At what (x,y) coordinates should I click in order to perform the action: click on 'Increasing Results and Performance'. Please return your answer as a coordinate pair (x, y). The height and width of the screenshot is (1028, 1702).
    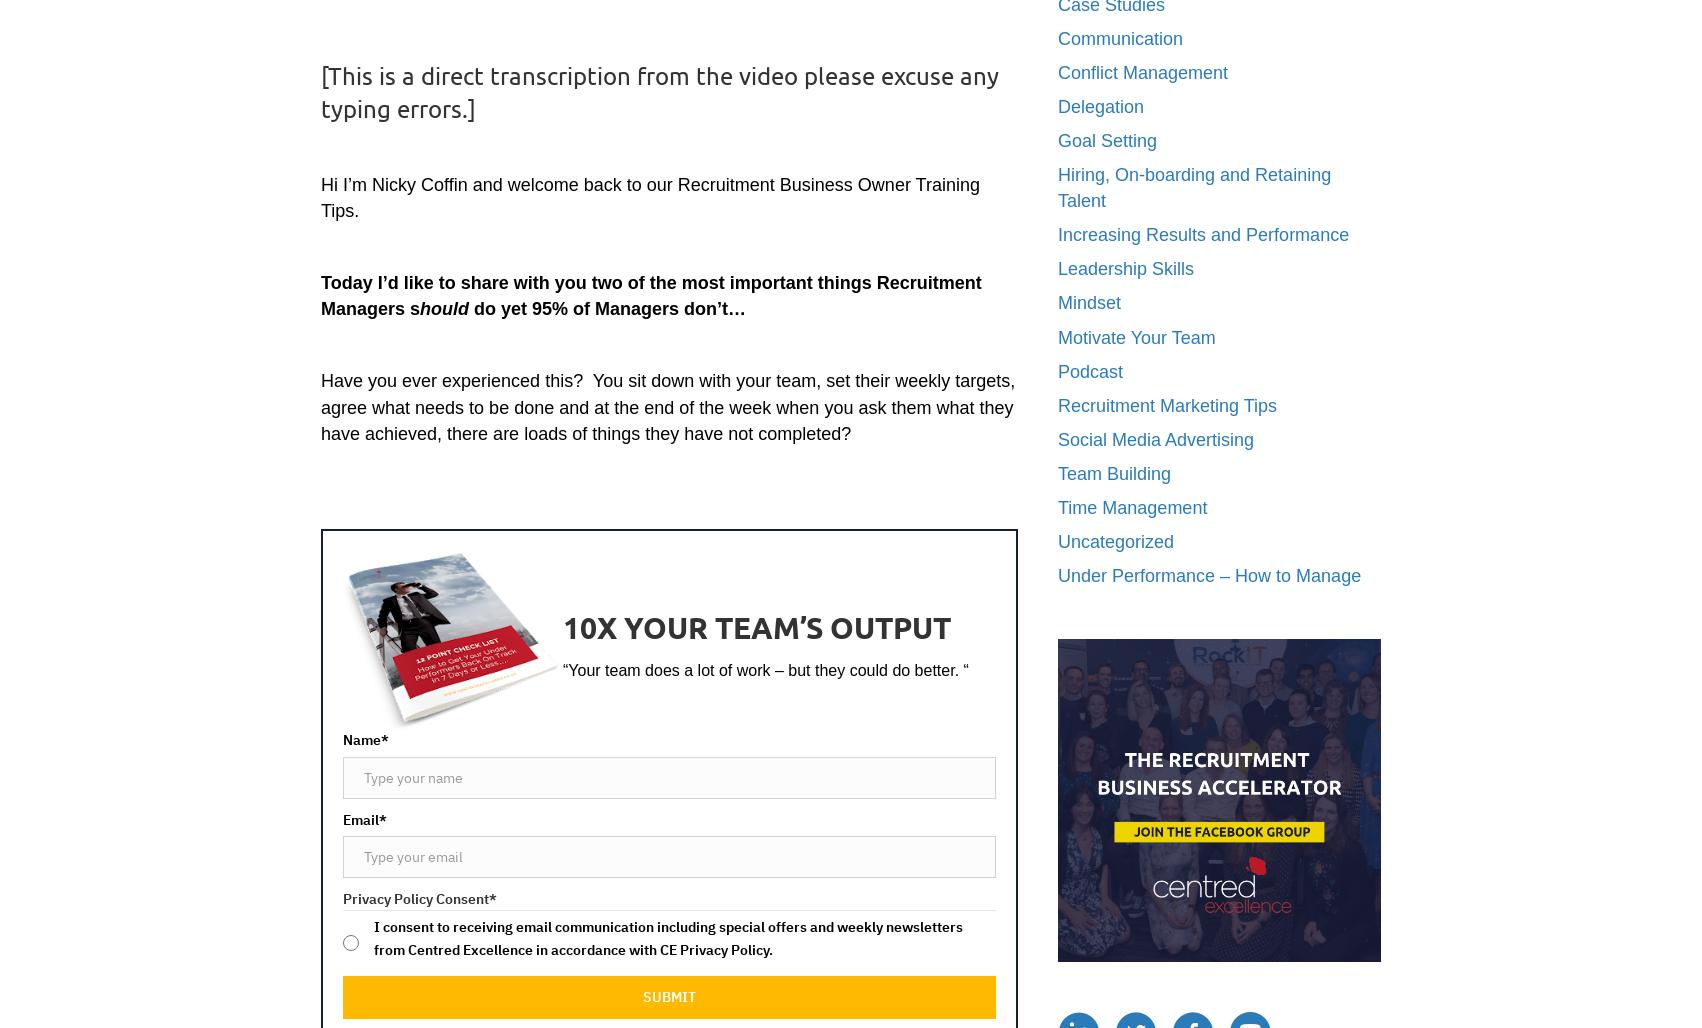
    Looking at the image, I should click on (1203, 234).